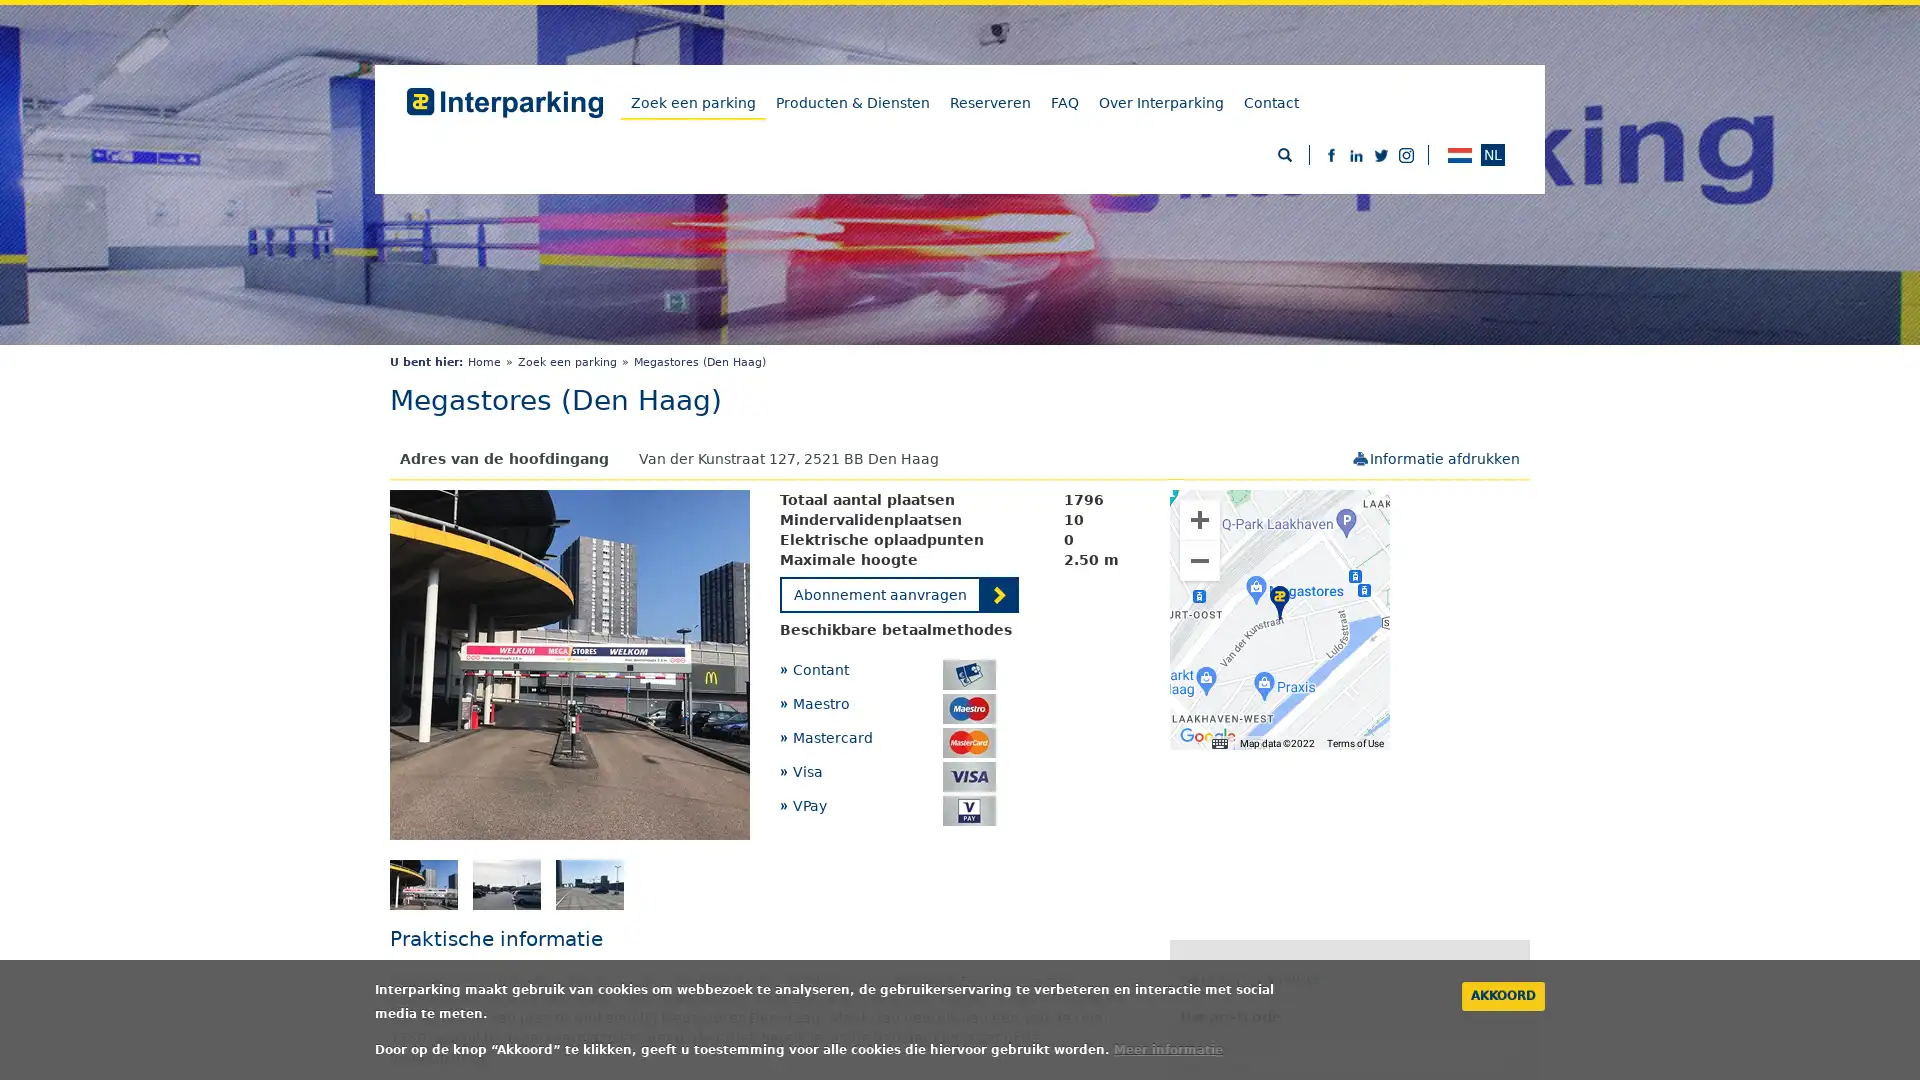  I want to click on Zoom out, so click(1200, 560).